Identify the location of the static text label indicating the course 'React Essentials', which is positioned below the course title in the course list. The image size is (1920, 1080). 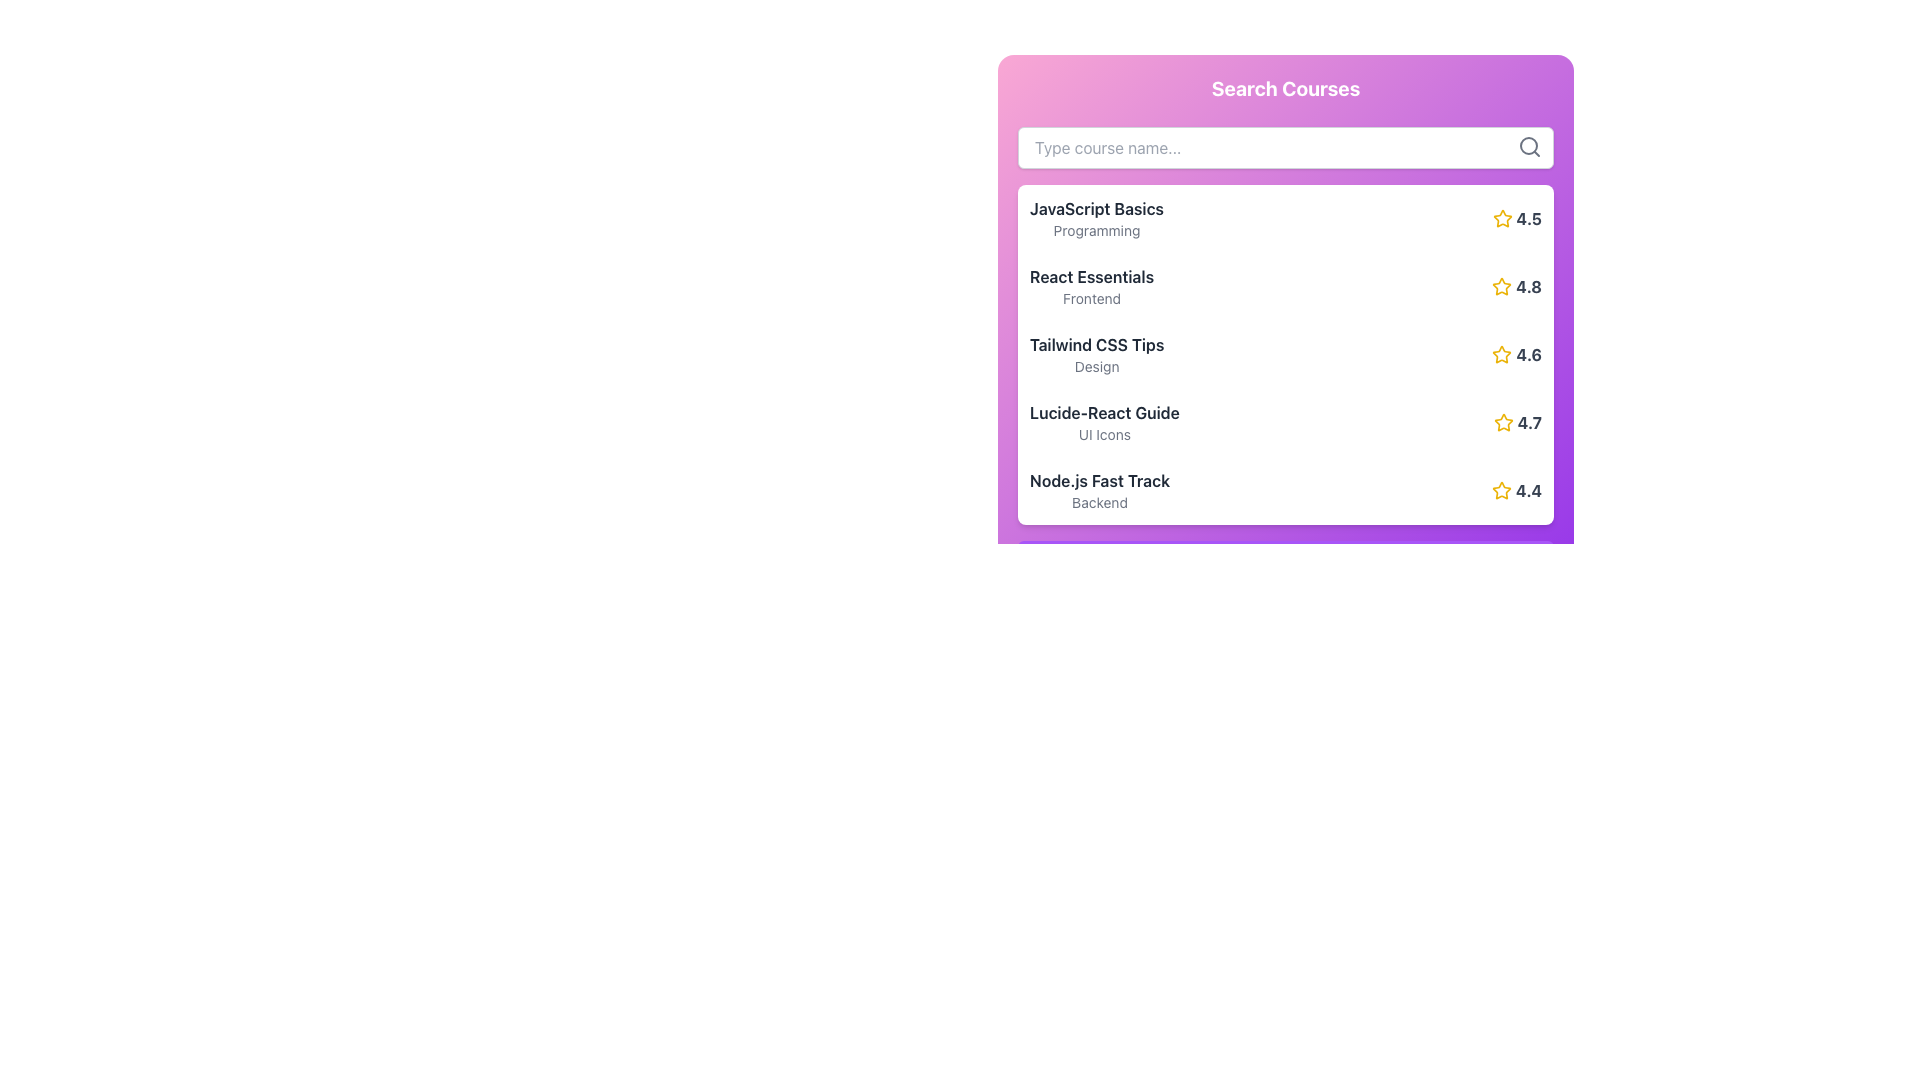
(1091, 299).